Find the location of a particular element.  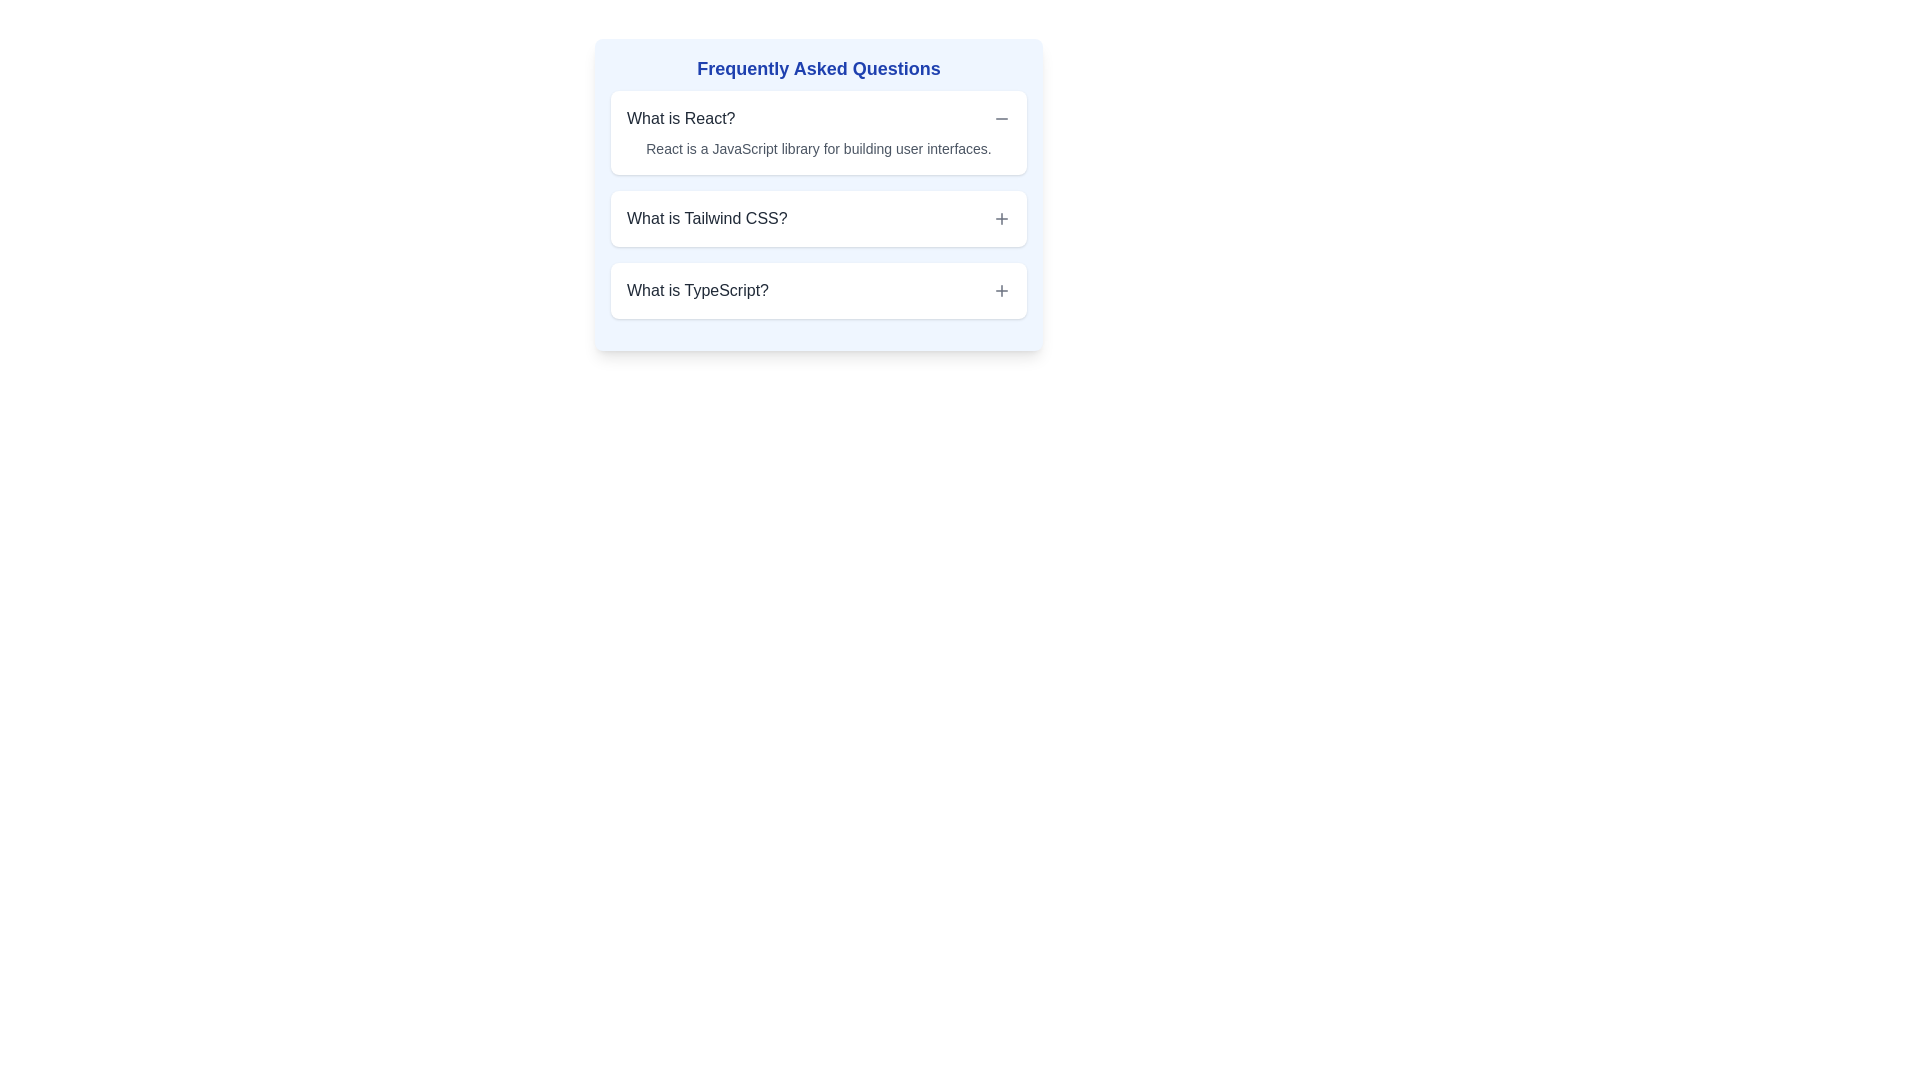

the collapse button located on the far right side of the 'What is React?' horizontal row to hide or minimize the related content displayed below is located at coordinates (1002, 119).